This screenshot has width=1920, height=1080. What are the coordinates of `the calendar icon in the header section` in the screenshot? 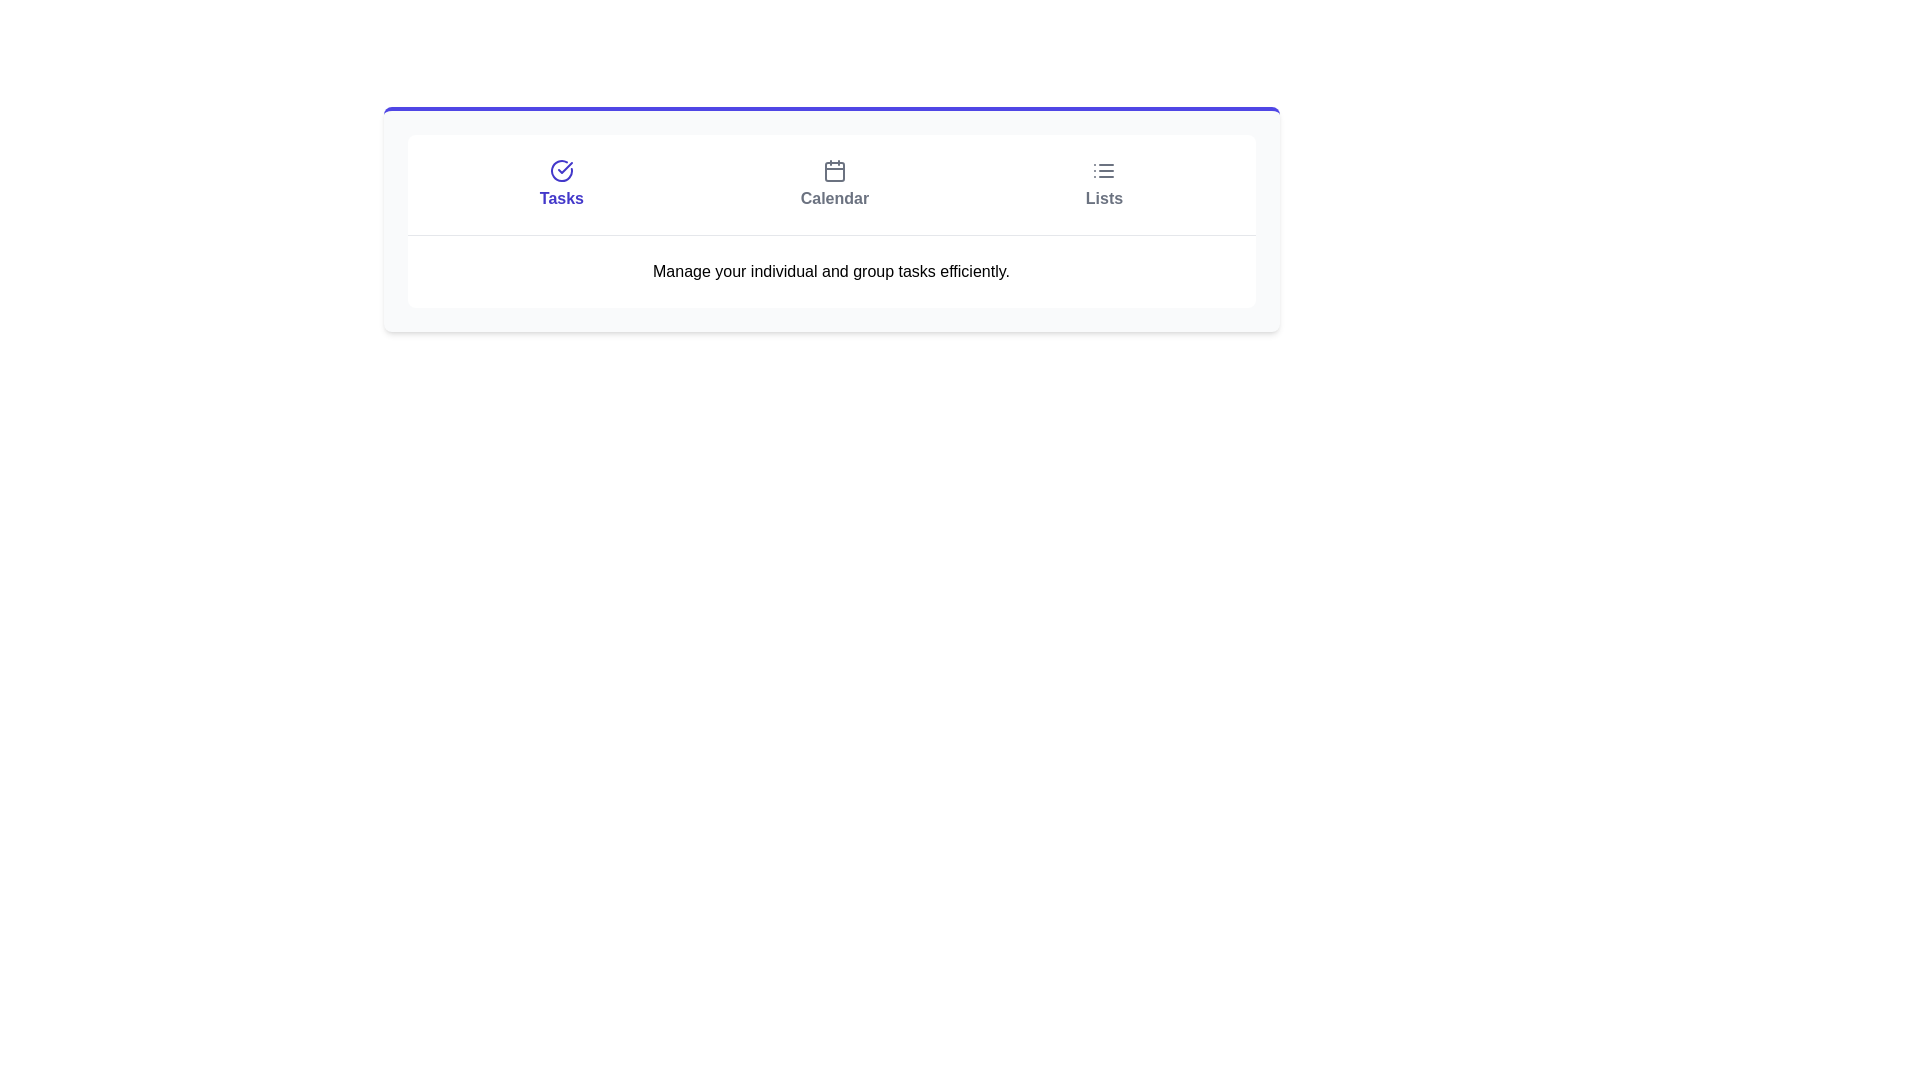 It's located at (834, 169).